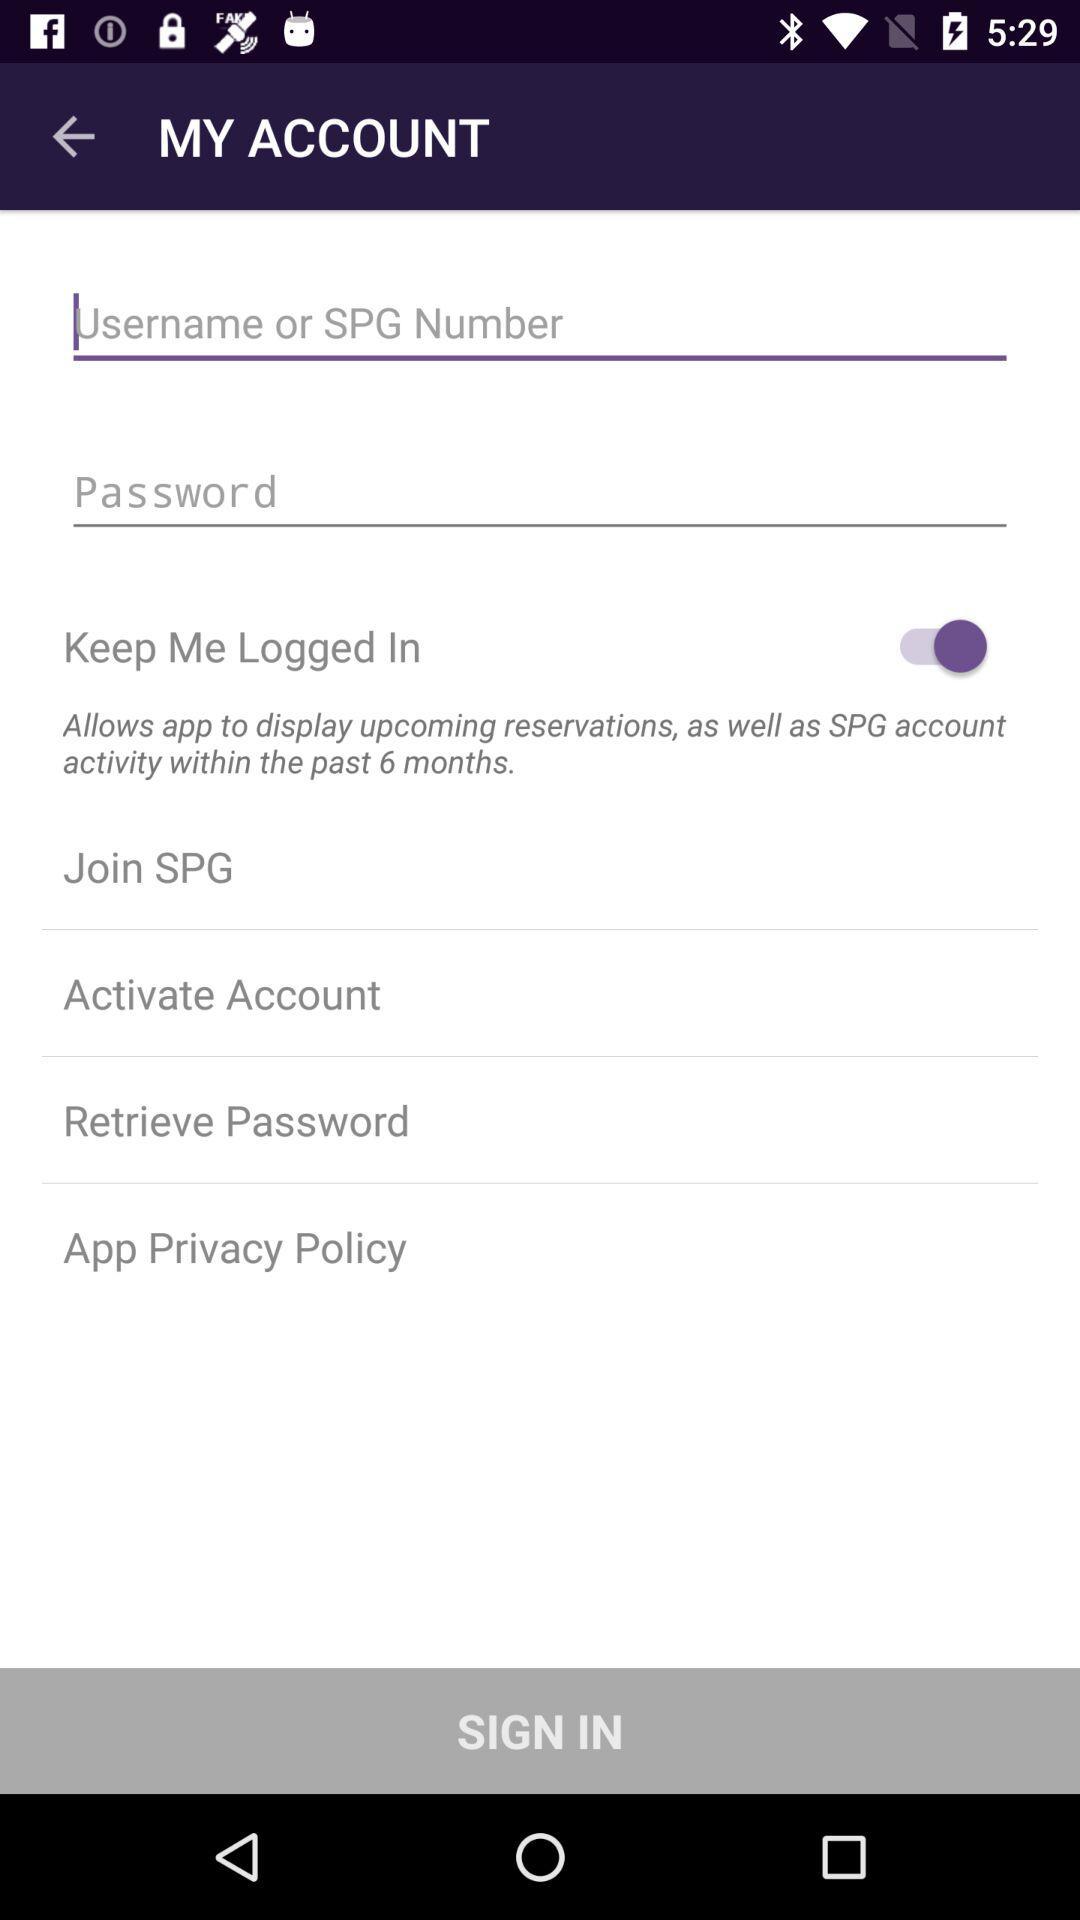 This screenshot has width=1080, height=1920. Describe the element at coordinates (540, 1118) in the screenshot. I see `item below activate account` at that location.